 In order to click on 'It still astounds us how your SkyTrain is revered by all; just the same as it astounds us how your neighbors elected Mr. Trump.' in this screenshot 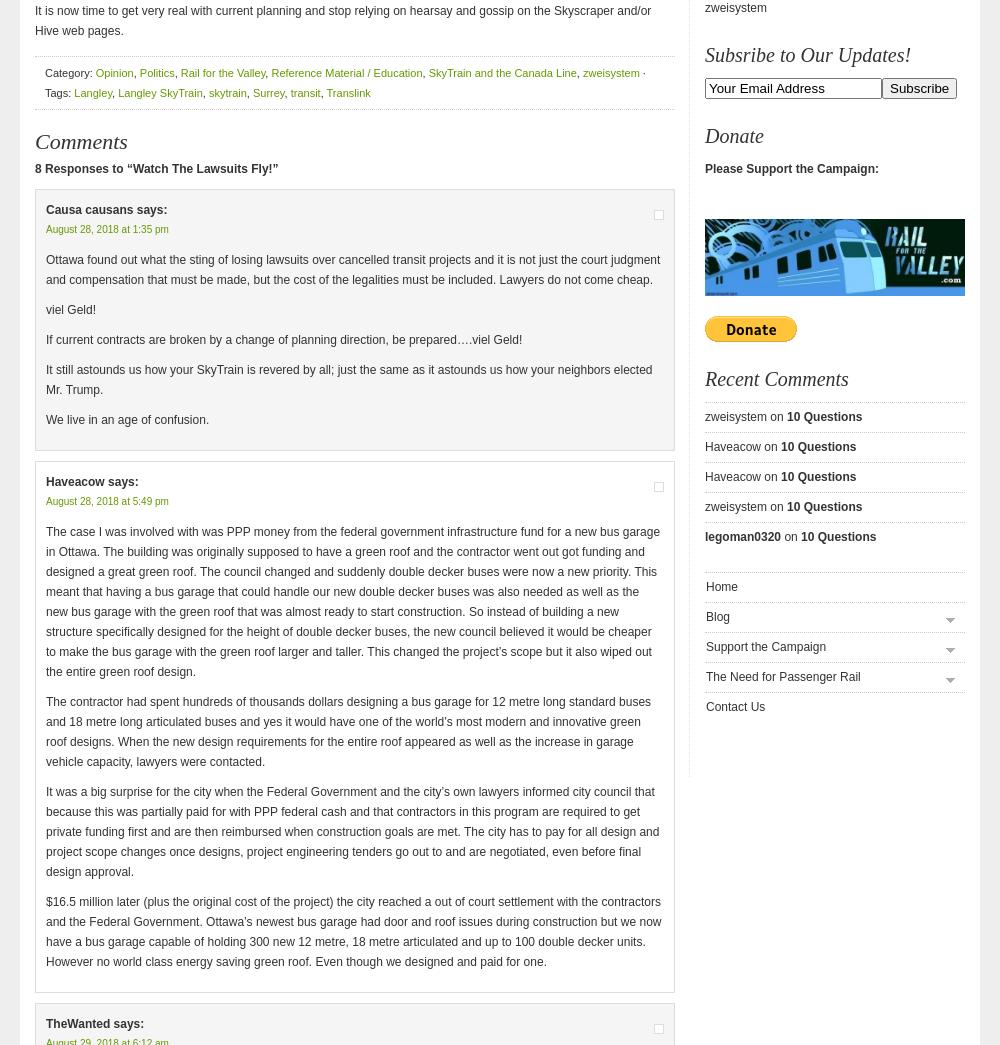, I will do `click(348, 378)`.